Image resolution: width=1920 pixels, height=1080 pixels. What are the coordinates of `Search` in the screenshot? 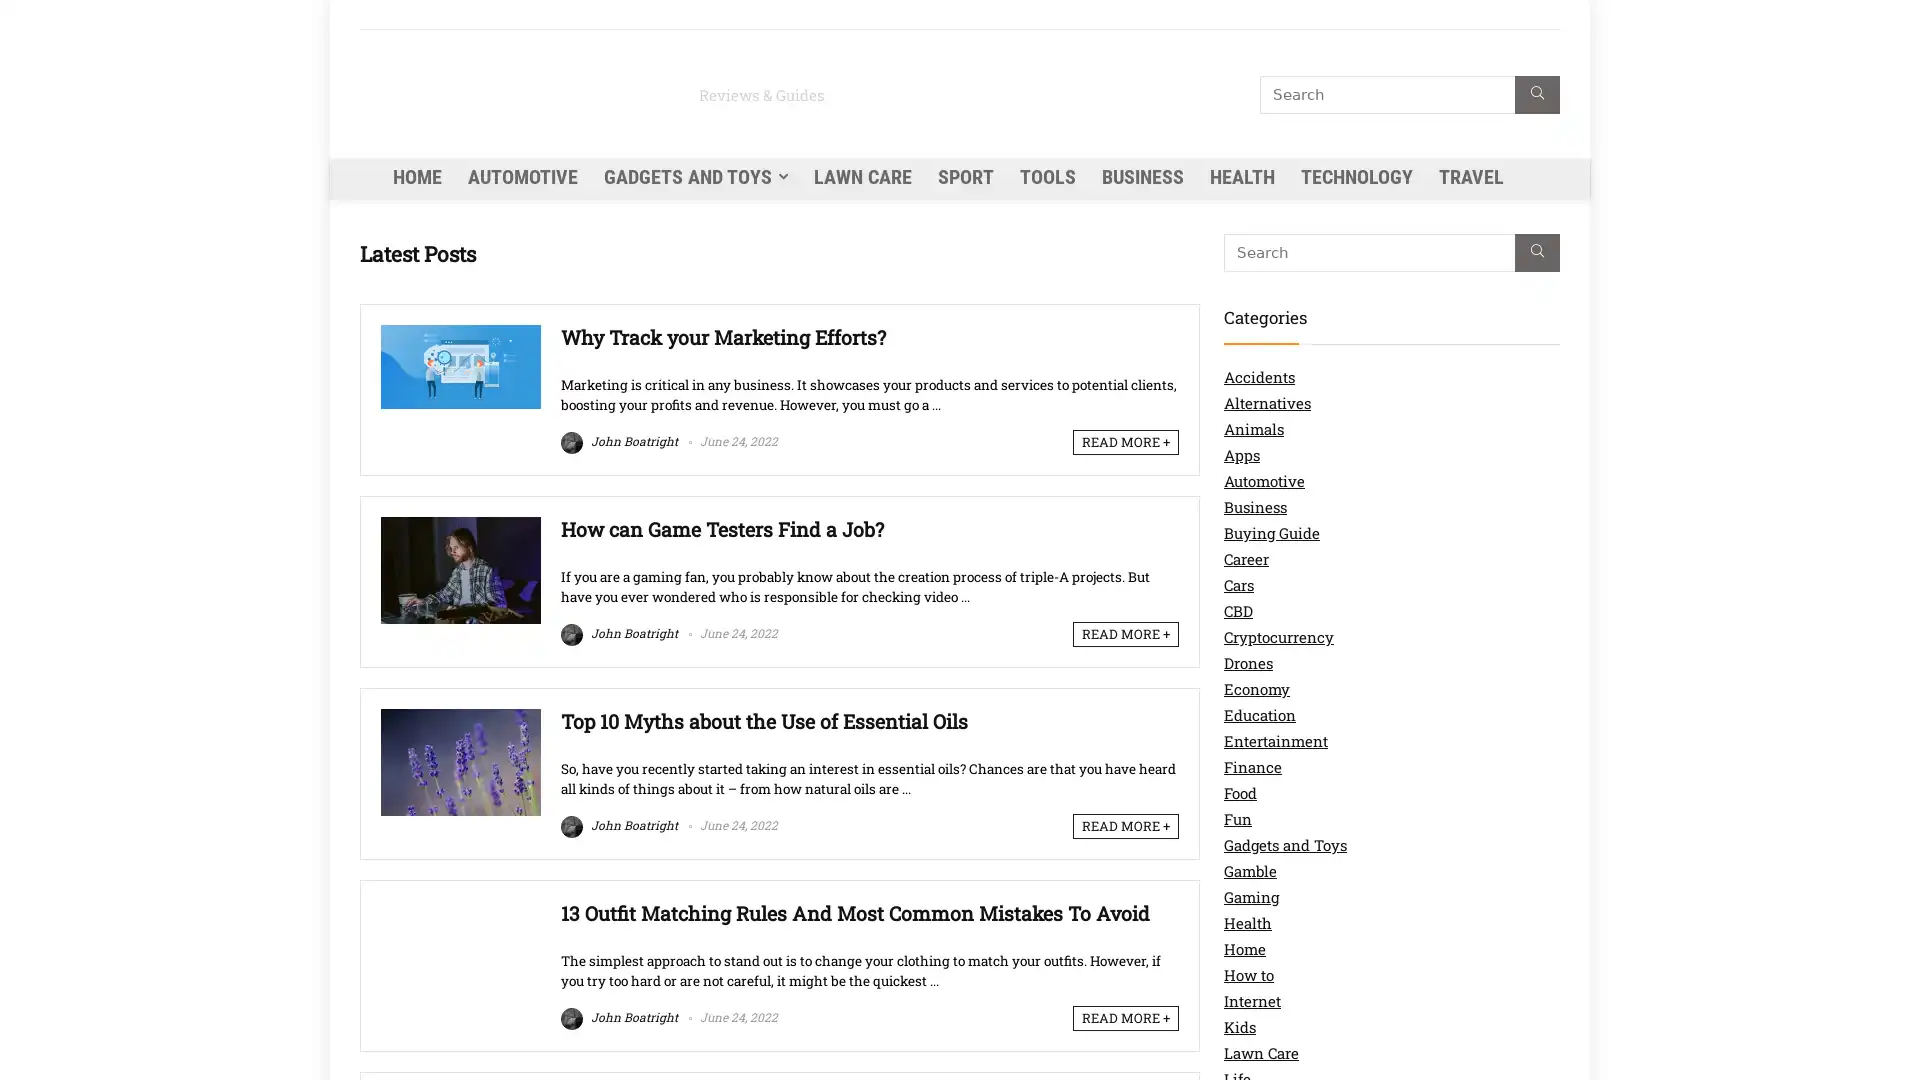 It's located at (1536, 252).